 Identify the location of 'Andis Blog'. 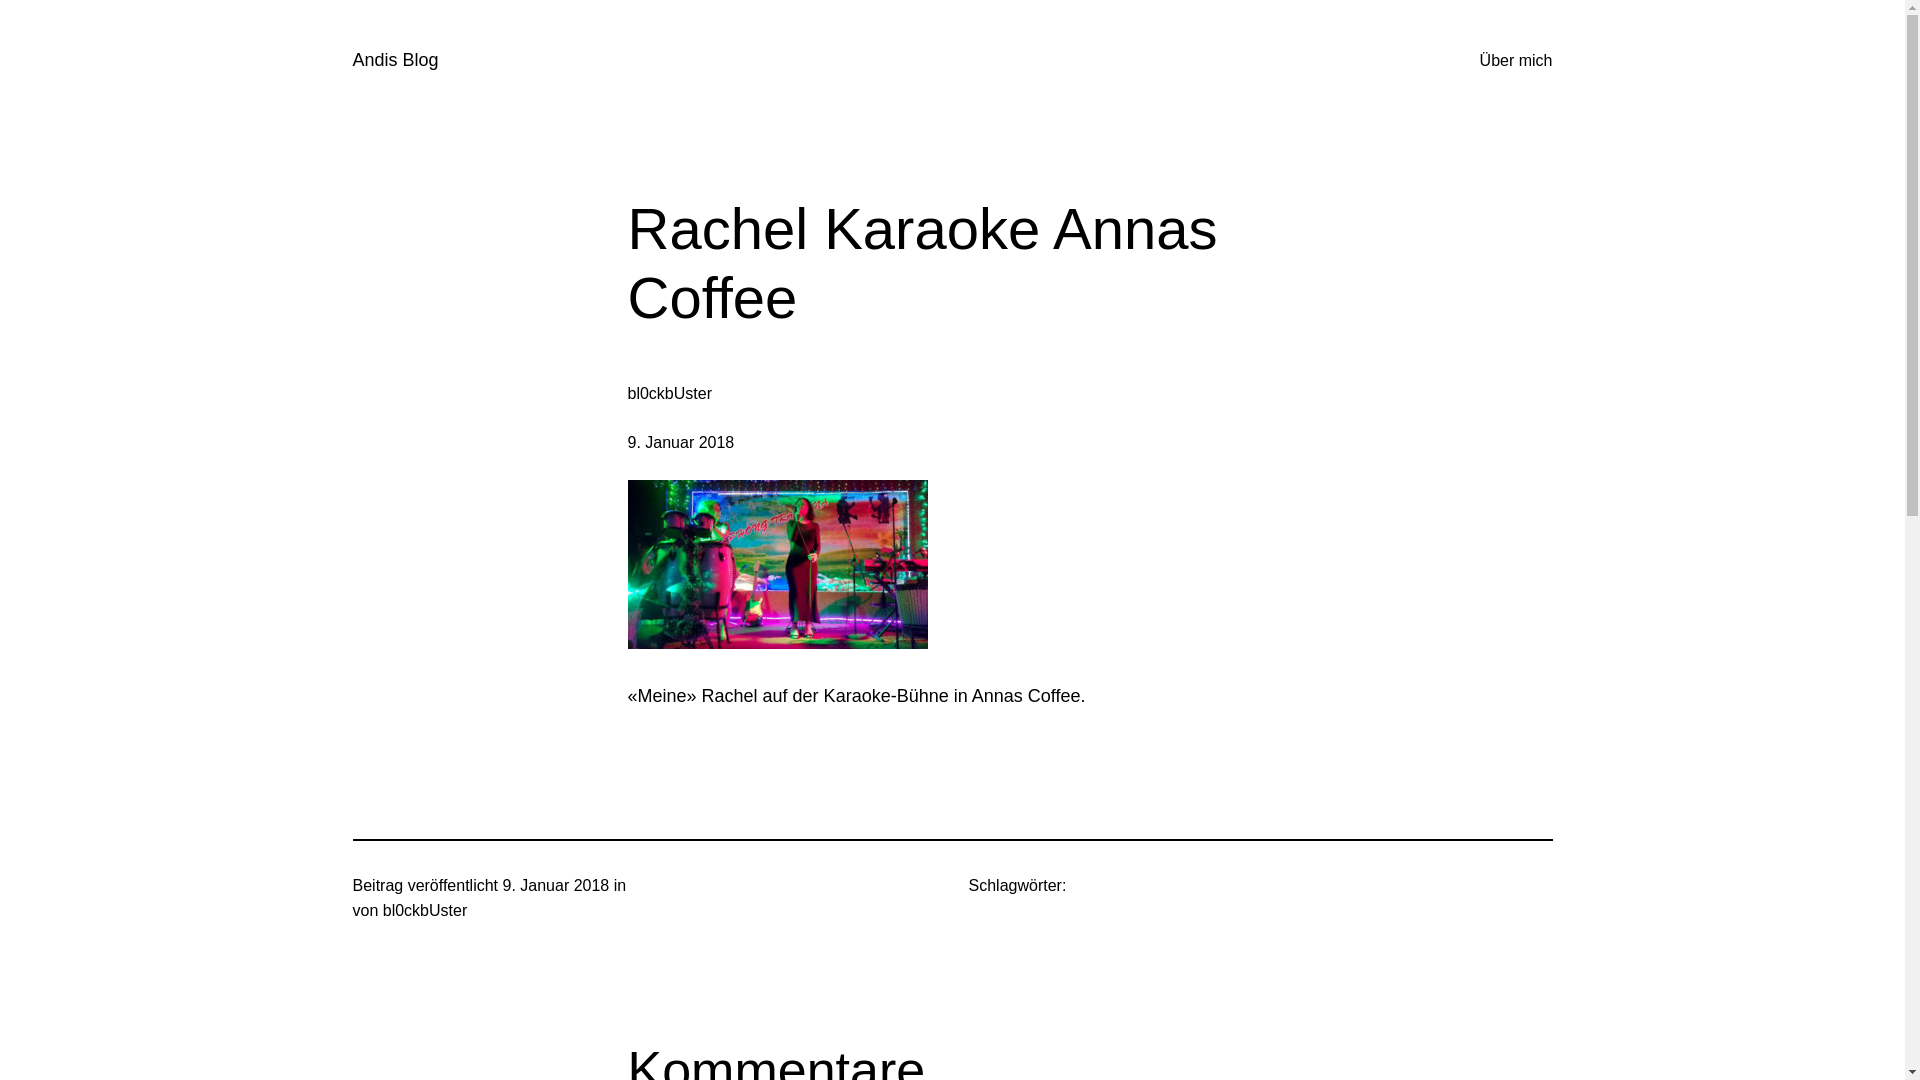
(394, 59).